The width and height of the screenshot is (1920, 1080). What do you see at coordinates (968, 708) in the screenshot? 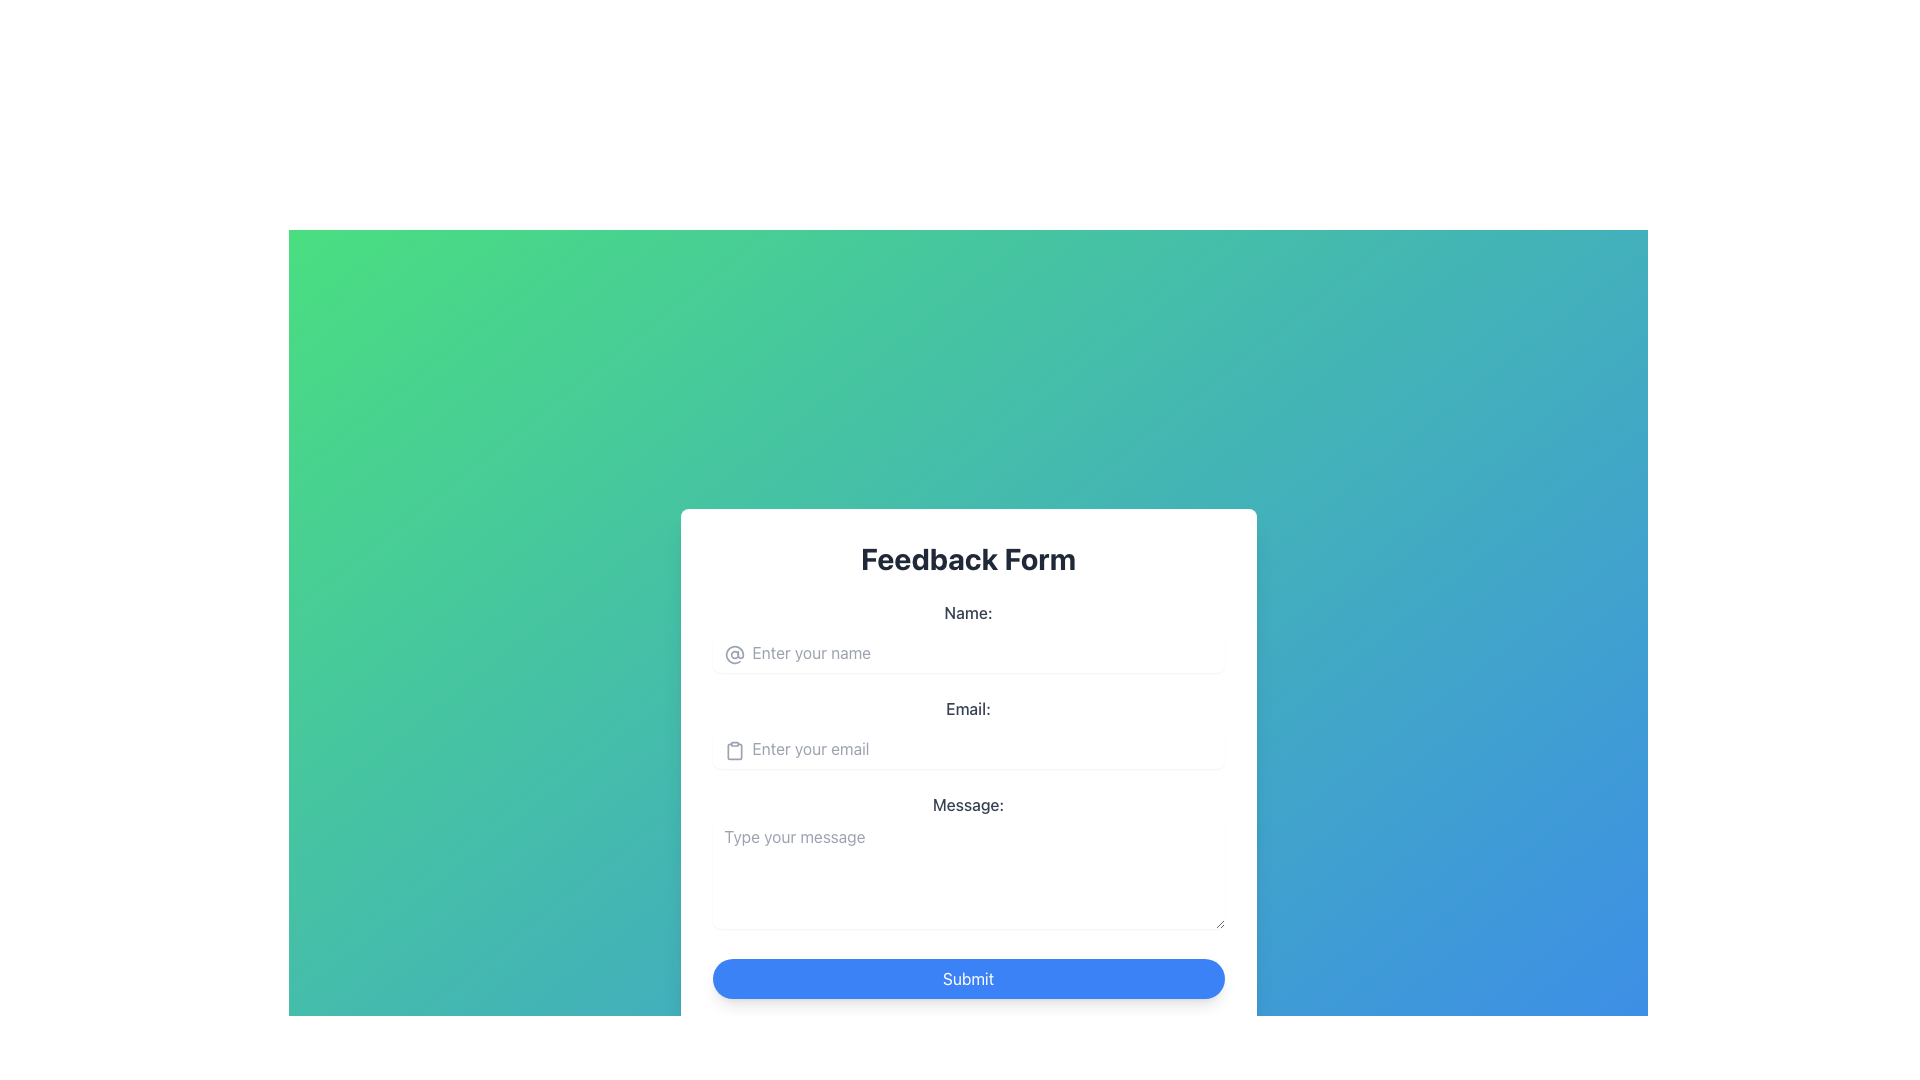
I see `the text label that says 'Email:' which is styled with a medium-weight font and gray color, positioned between the Name and Message labels` at bounding box center [968, 708].